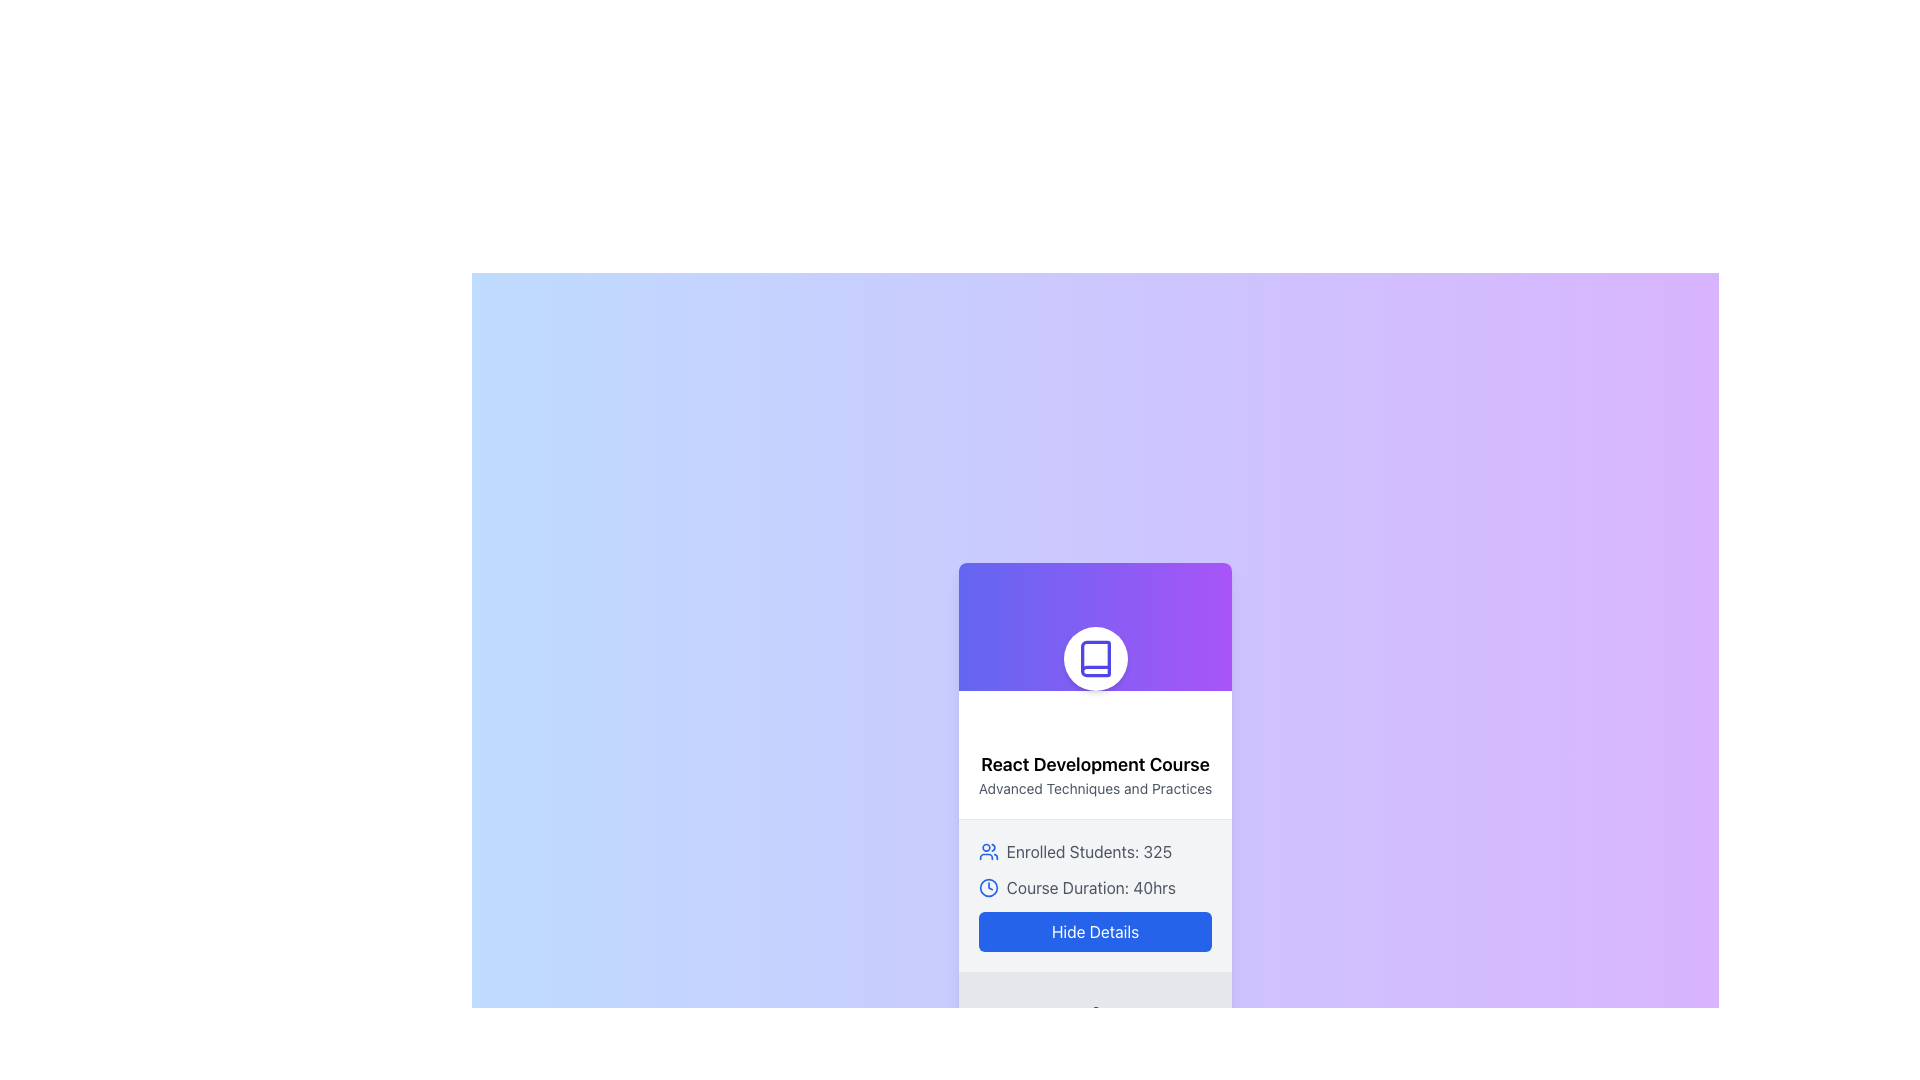 The width and height of the screenshot is (1920, 1080). Describe the element at coordinates (1094, 932) in the screenshot. I see `the 'Hide Details' button with a blue background and white text` at that location.